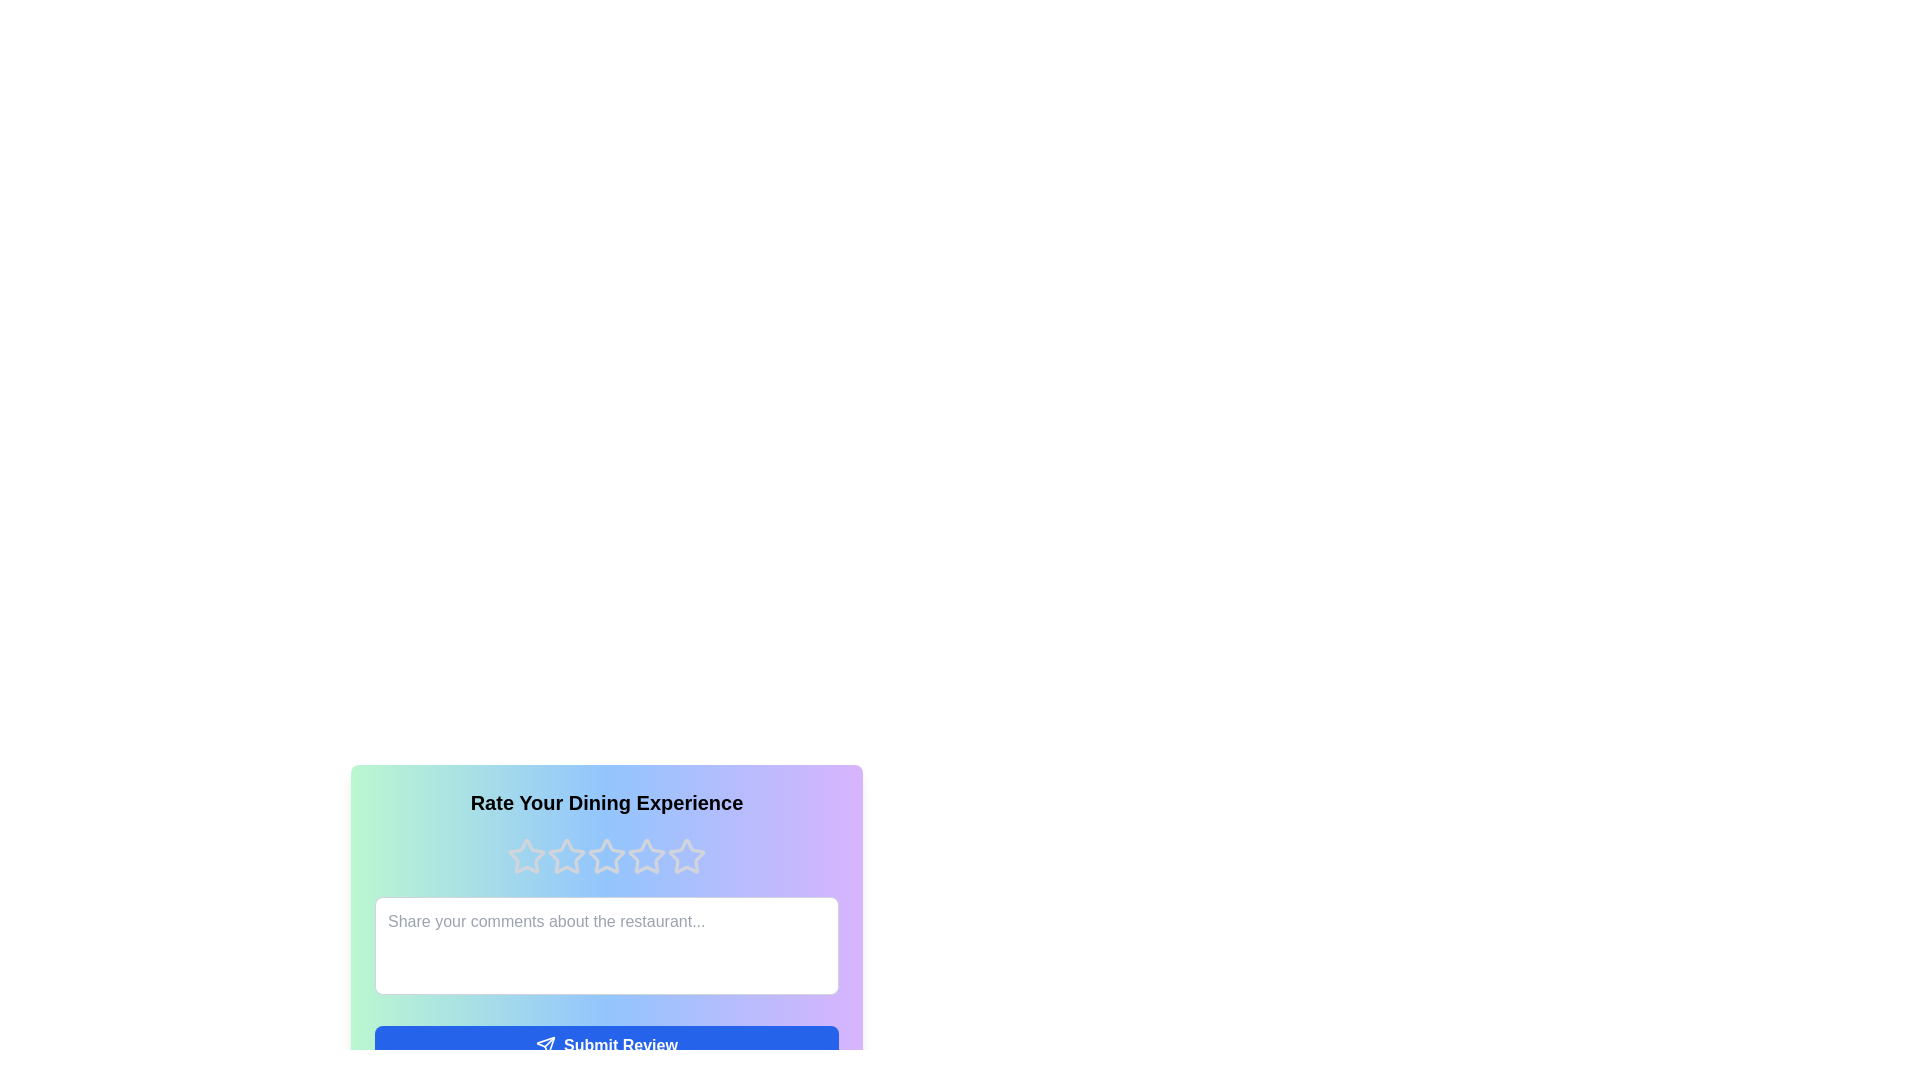  What do you see at coordinates (605, 855) in the screenshot?
I see `the star-based rating input element located below the title 'Rate Your Dining Experience' for keyboard interactions` at bounding box center [605, 855].